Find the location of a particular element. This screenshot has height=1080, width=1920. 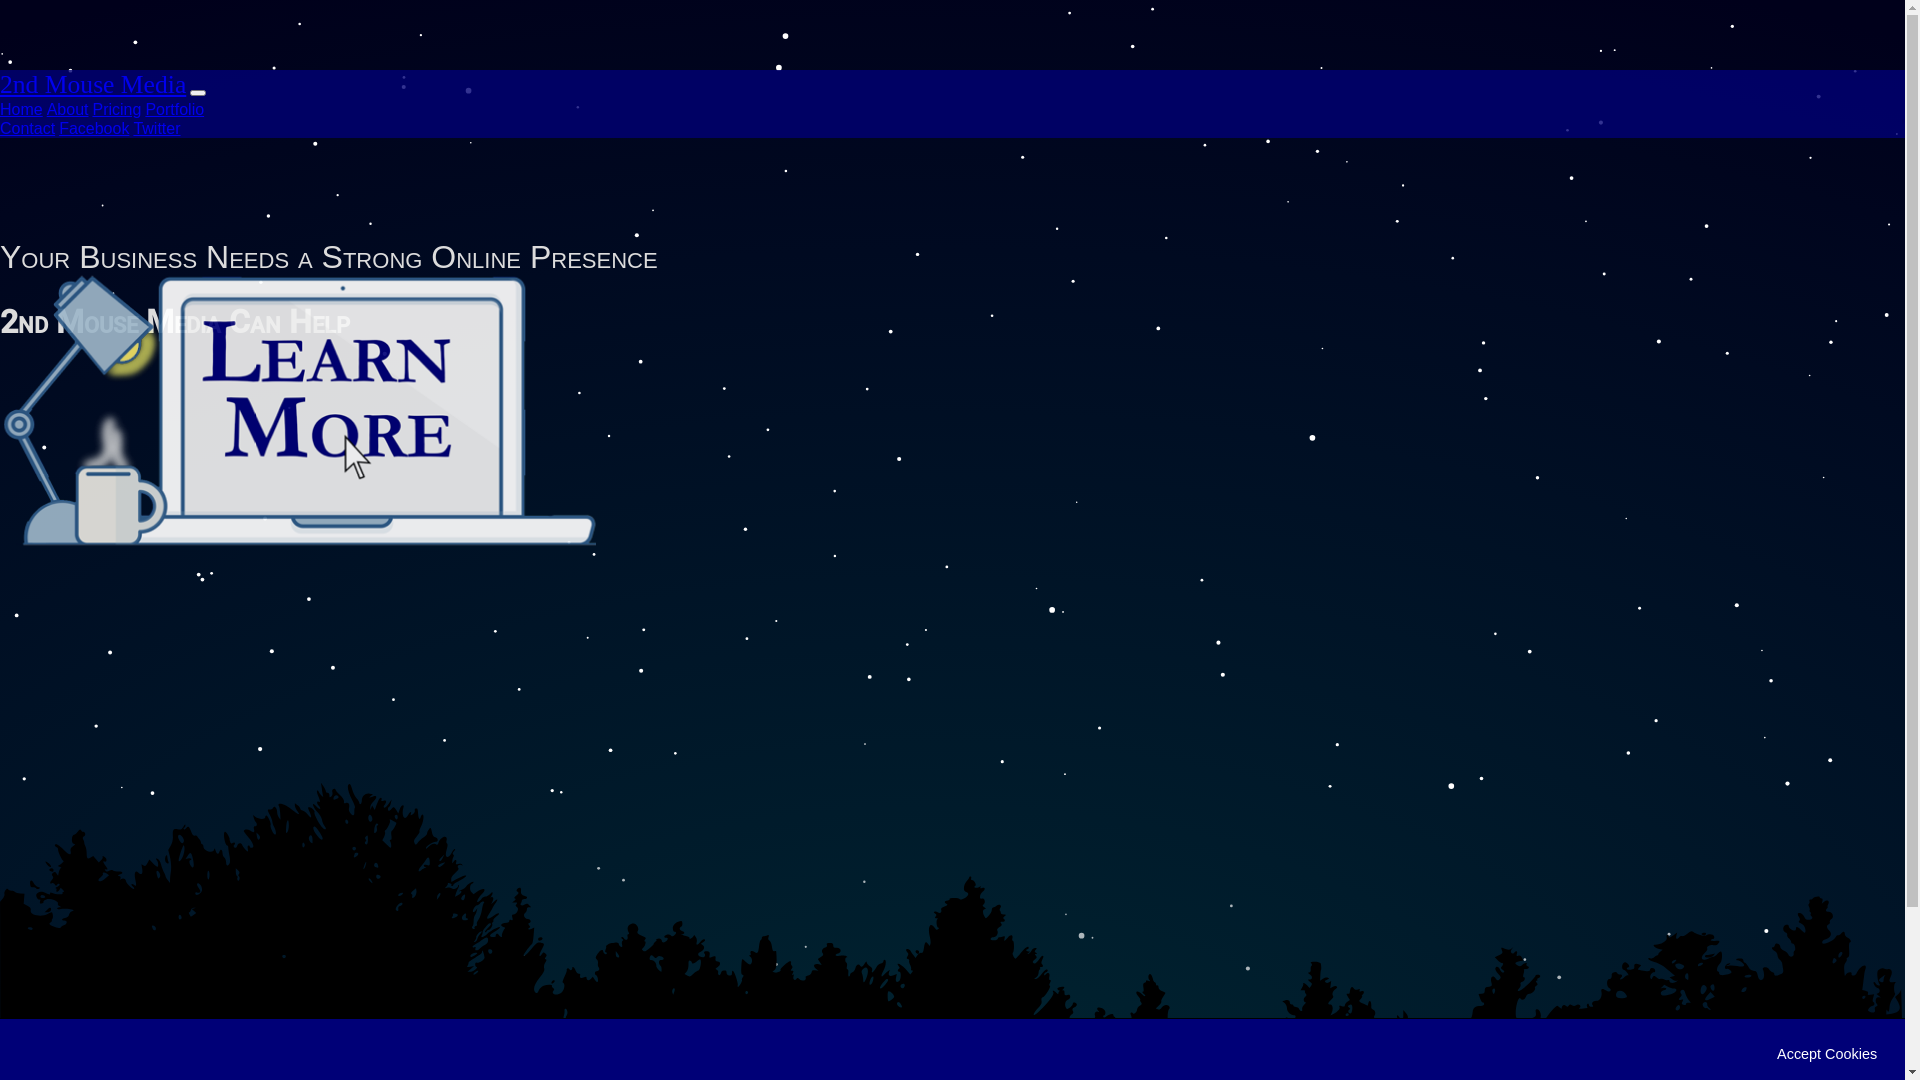

'Pricing' is located at coordinates (115, 109).